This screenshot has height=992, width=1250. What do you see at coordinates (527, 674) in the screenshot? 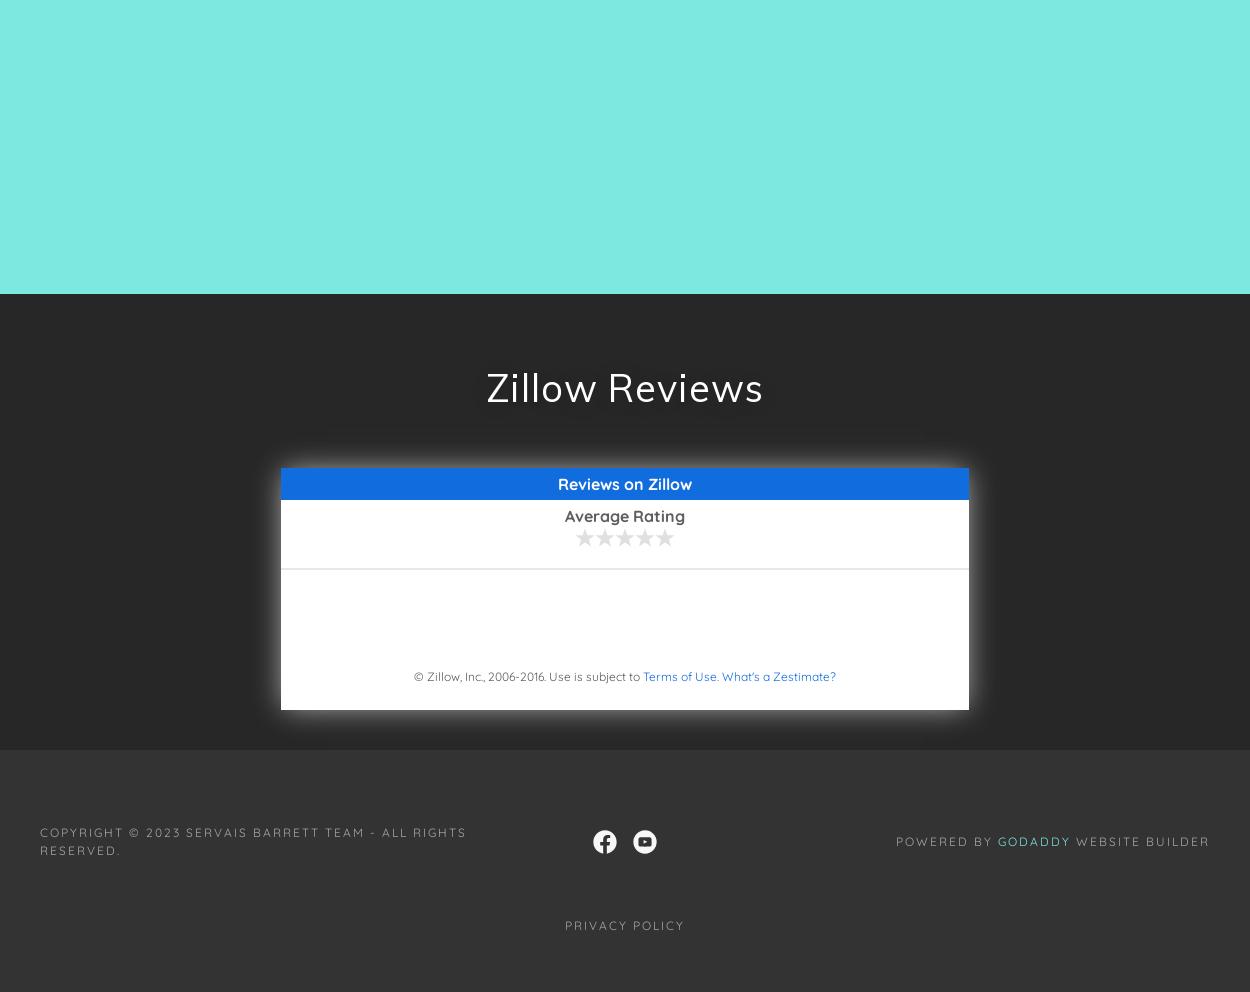
I see `'© Zillow, Inc., 2006-2016. Use is subject to'` at bounding box center [527, 674].